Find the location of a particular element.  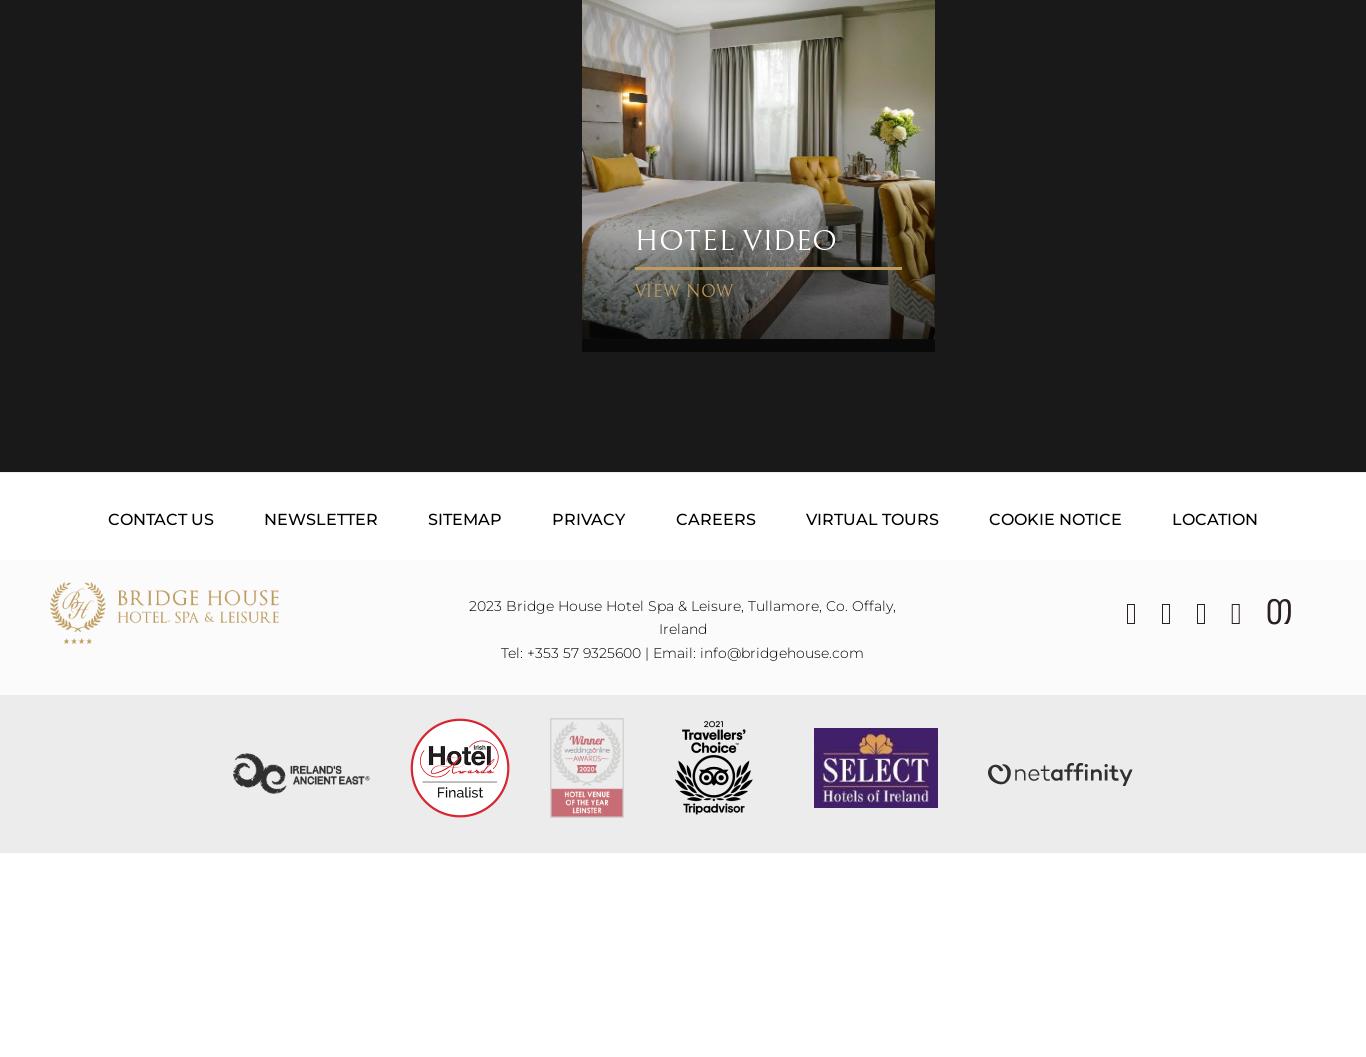

'+353 57 9325600' is located at coordinates (582, 651).